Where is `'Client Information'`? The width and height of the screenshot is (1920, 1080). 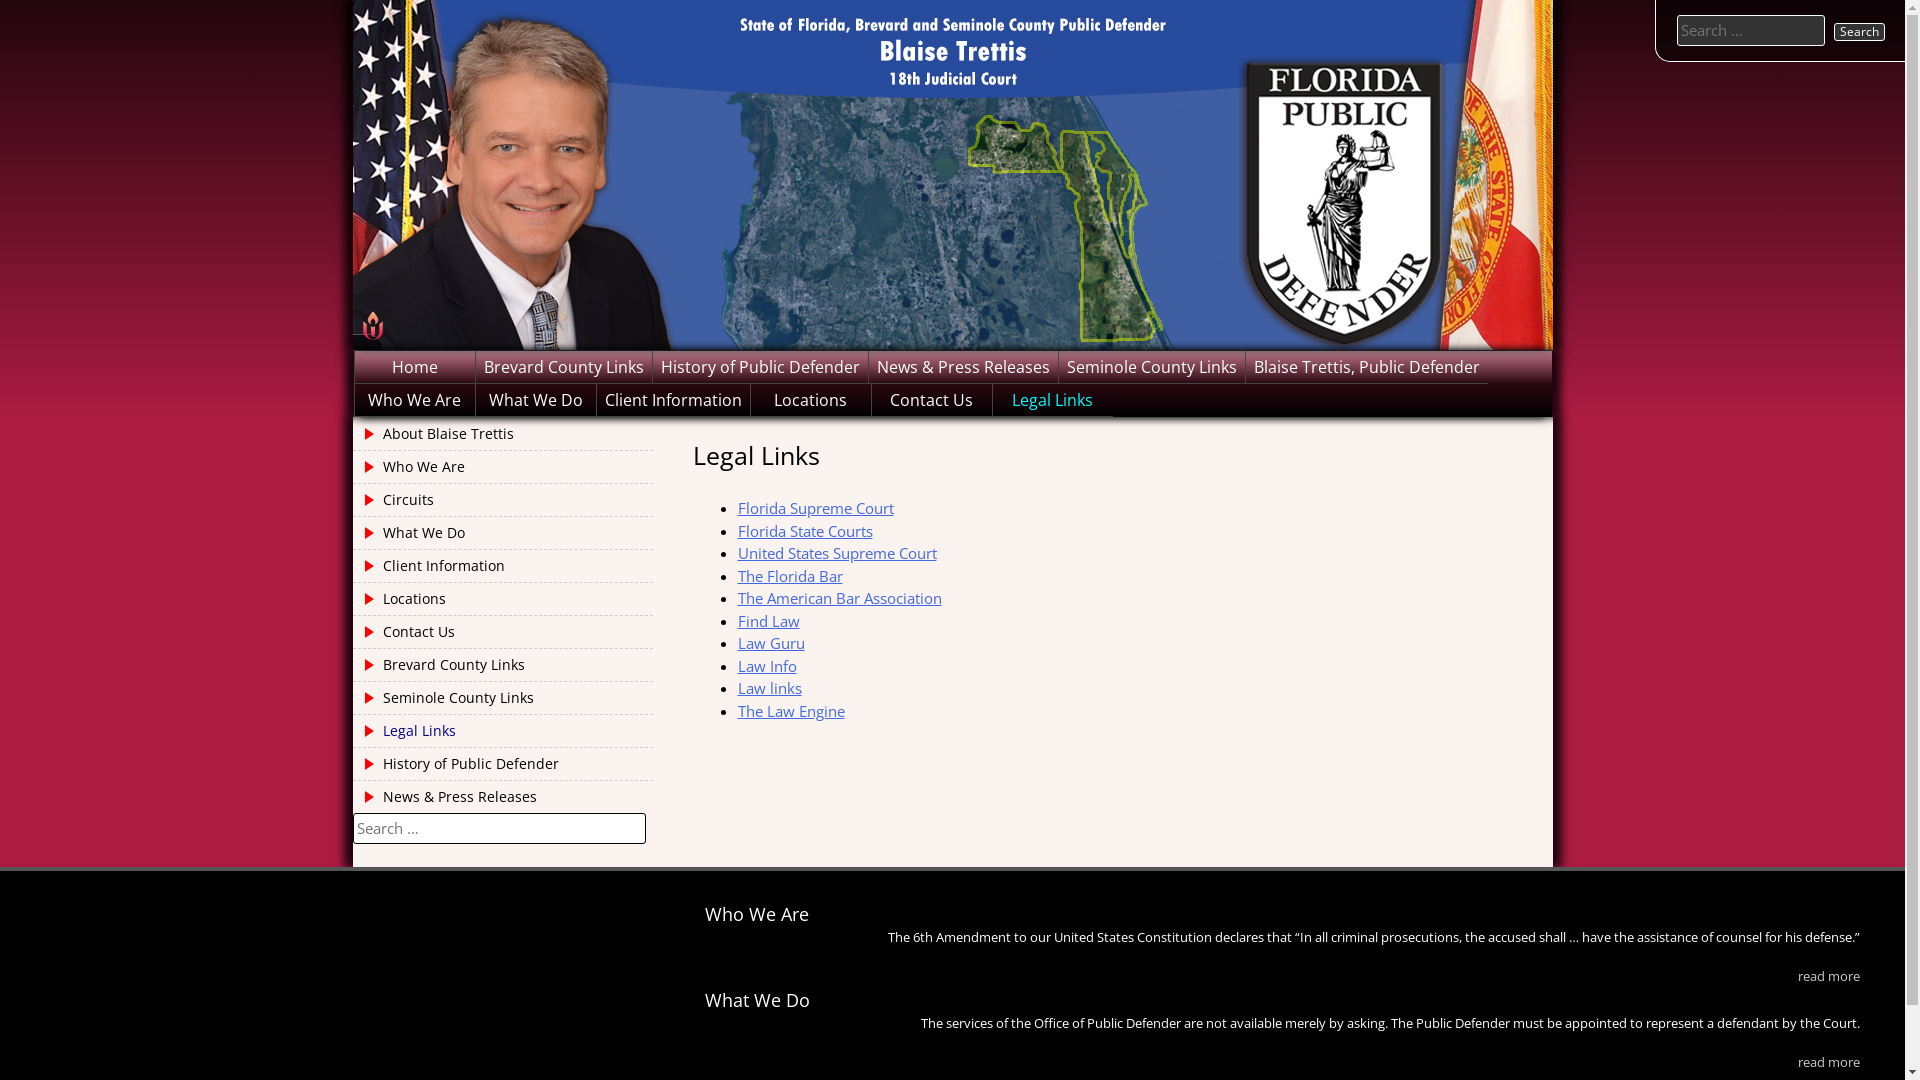
'Client Information' is located at coordinates (351, 566).